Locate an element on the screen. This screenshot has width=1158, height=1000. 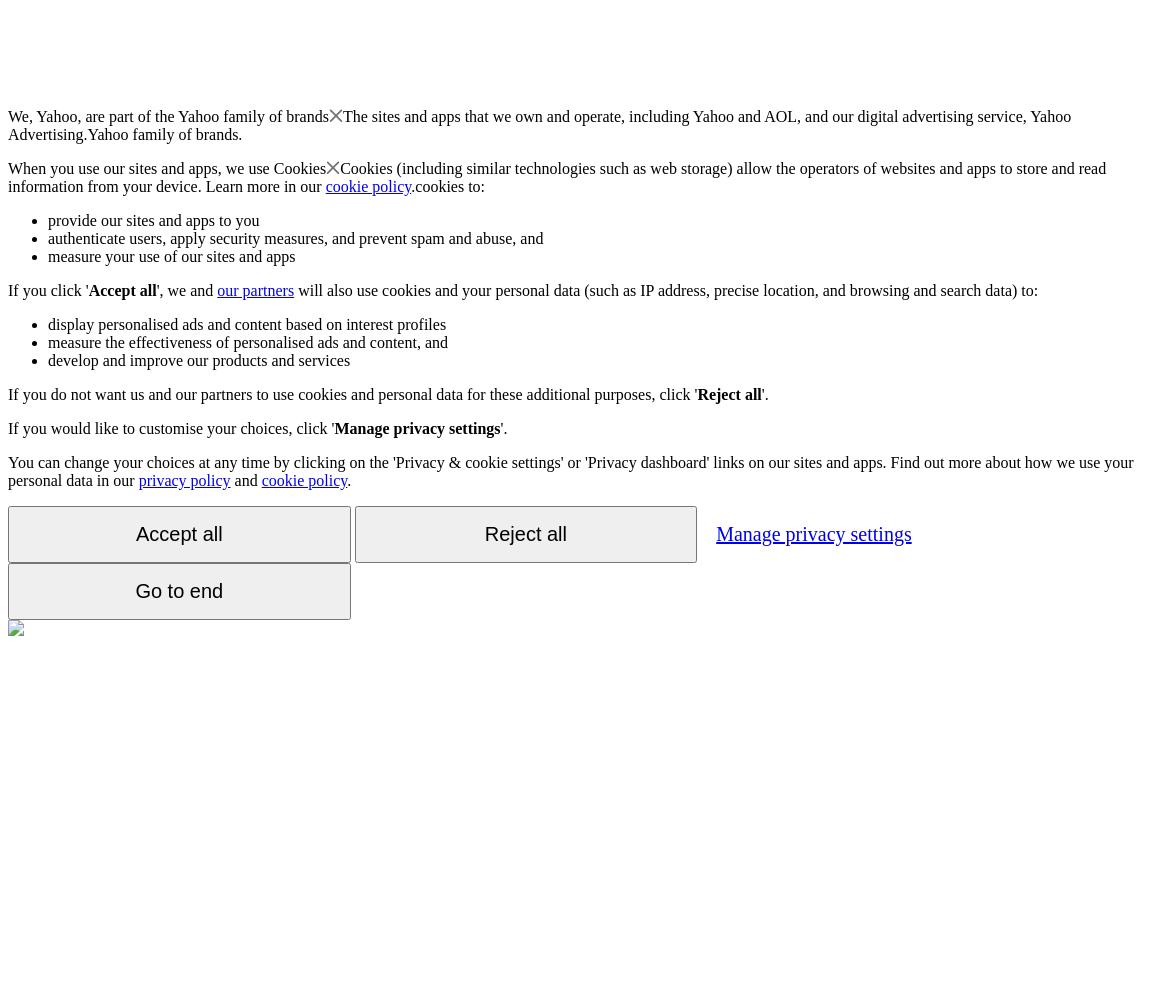
'cookies' is located at coordinates (439, 186).